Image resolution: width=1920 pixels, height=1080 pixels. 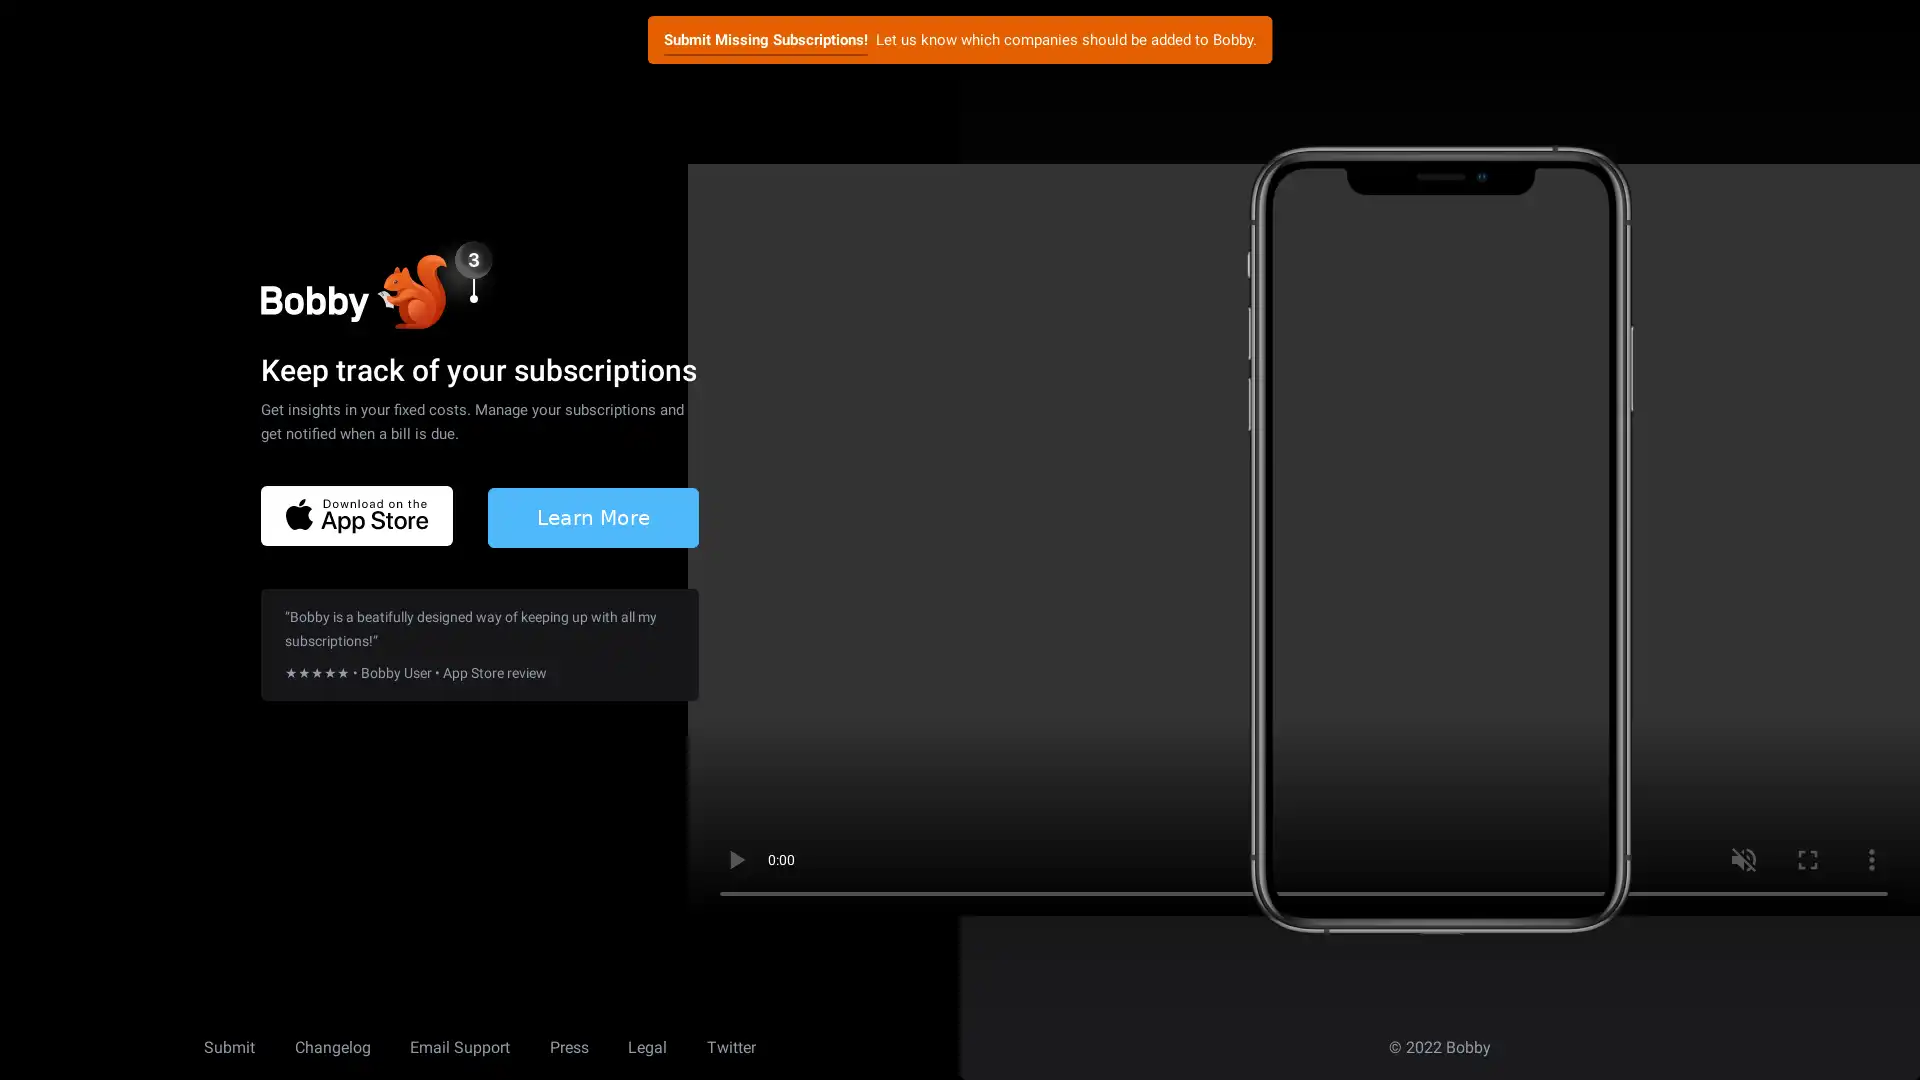 What do you see at coordinates (592, 515) in the screenshot?
I see `Learn More` at bounding box center [592, 515].